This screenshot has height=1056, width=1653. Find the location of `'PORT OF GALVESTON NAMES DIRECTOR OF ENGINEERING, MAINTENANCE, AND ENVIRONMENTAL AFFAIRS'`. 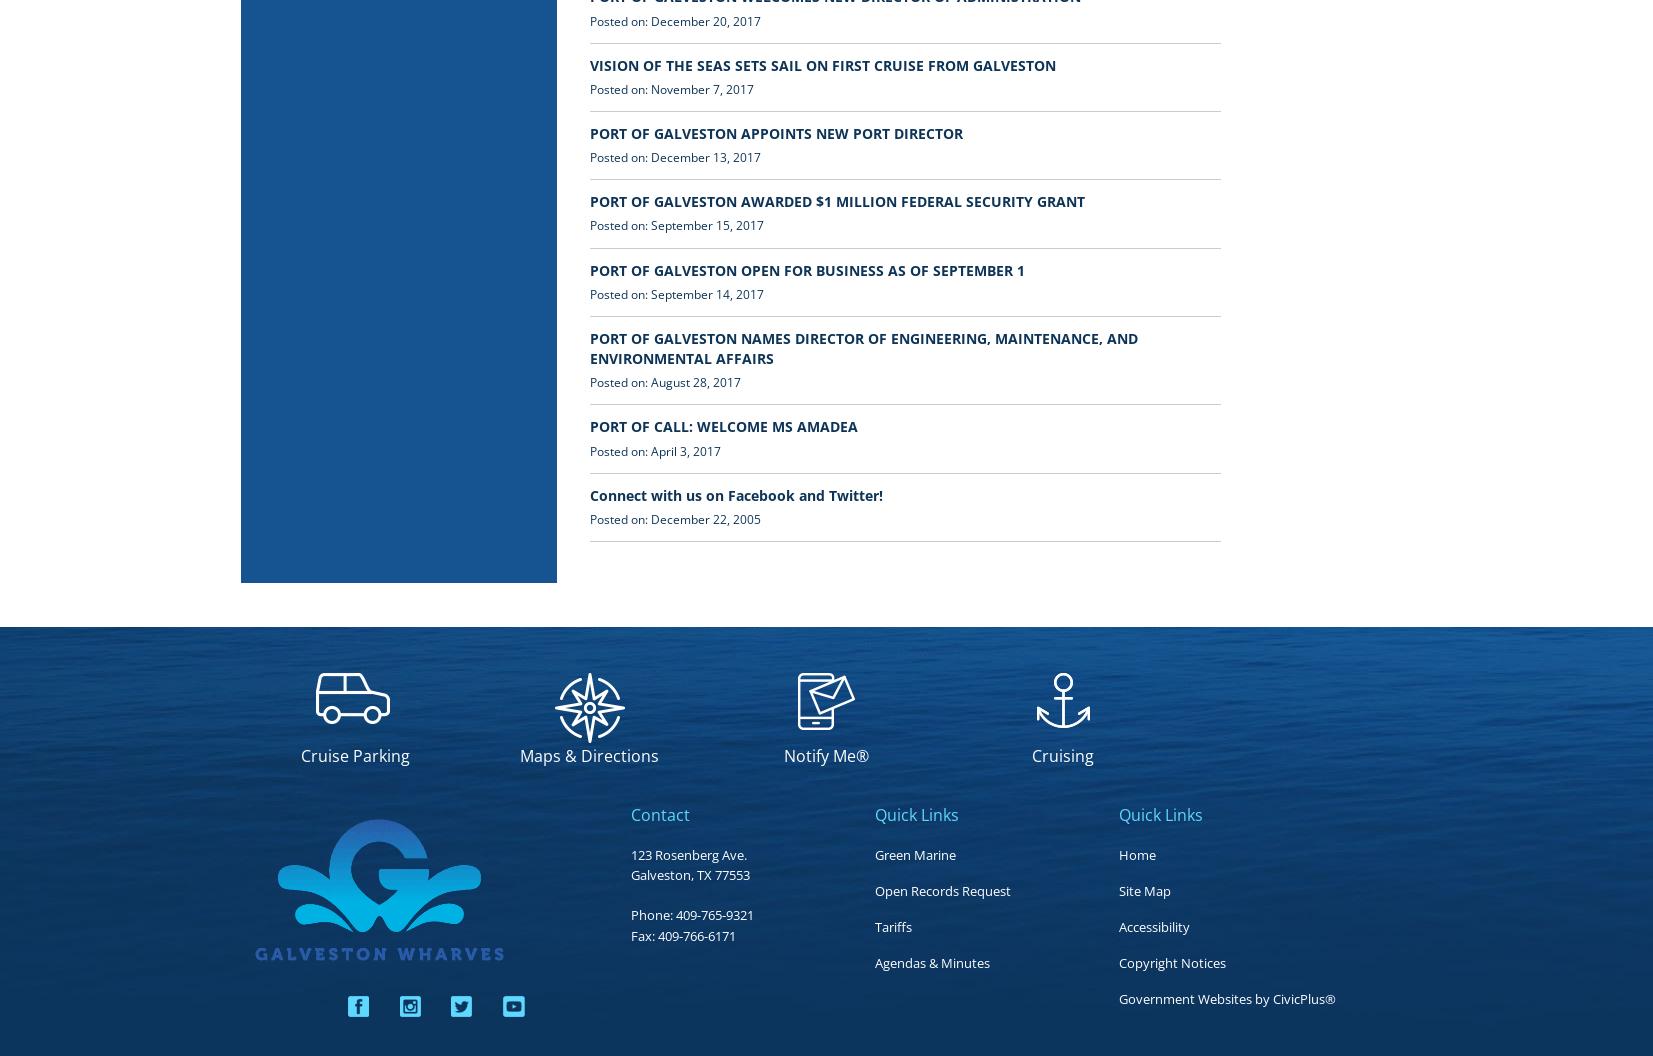

'PORT OF GALVESTON NAMES DIRECTOR OF ENGINEERING, MAINTENANCE, AND ENVIRONMENTAL AFFAIRS' is located at coordinates (588, 346).